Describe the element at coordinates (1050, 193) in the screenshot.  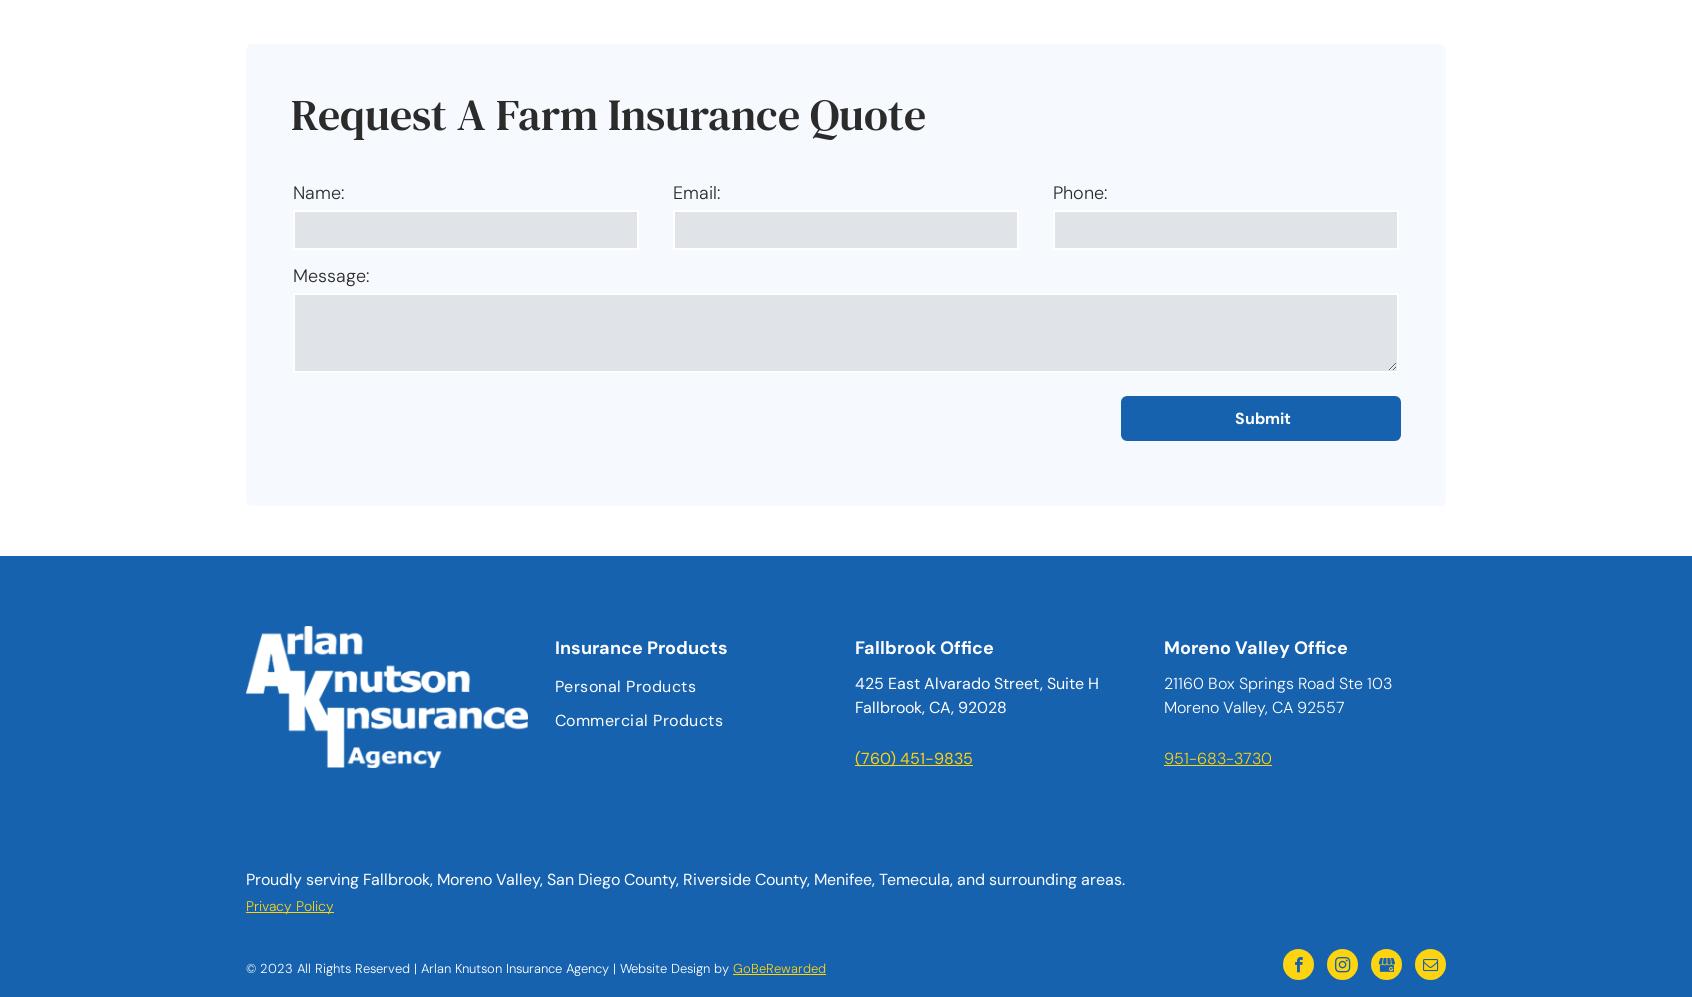
I see `'Phone:'` at that location.